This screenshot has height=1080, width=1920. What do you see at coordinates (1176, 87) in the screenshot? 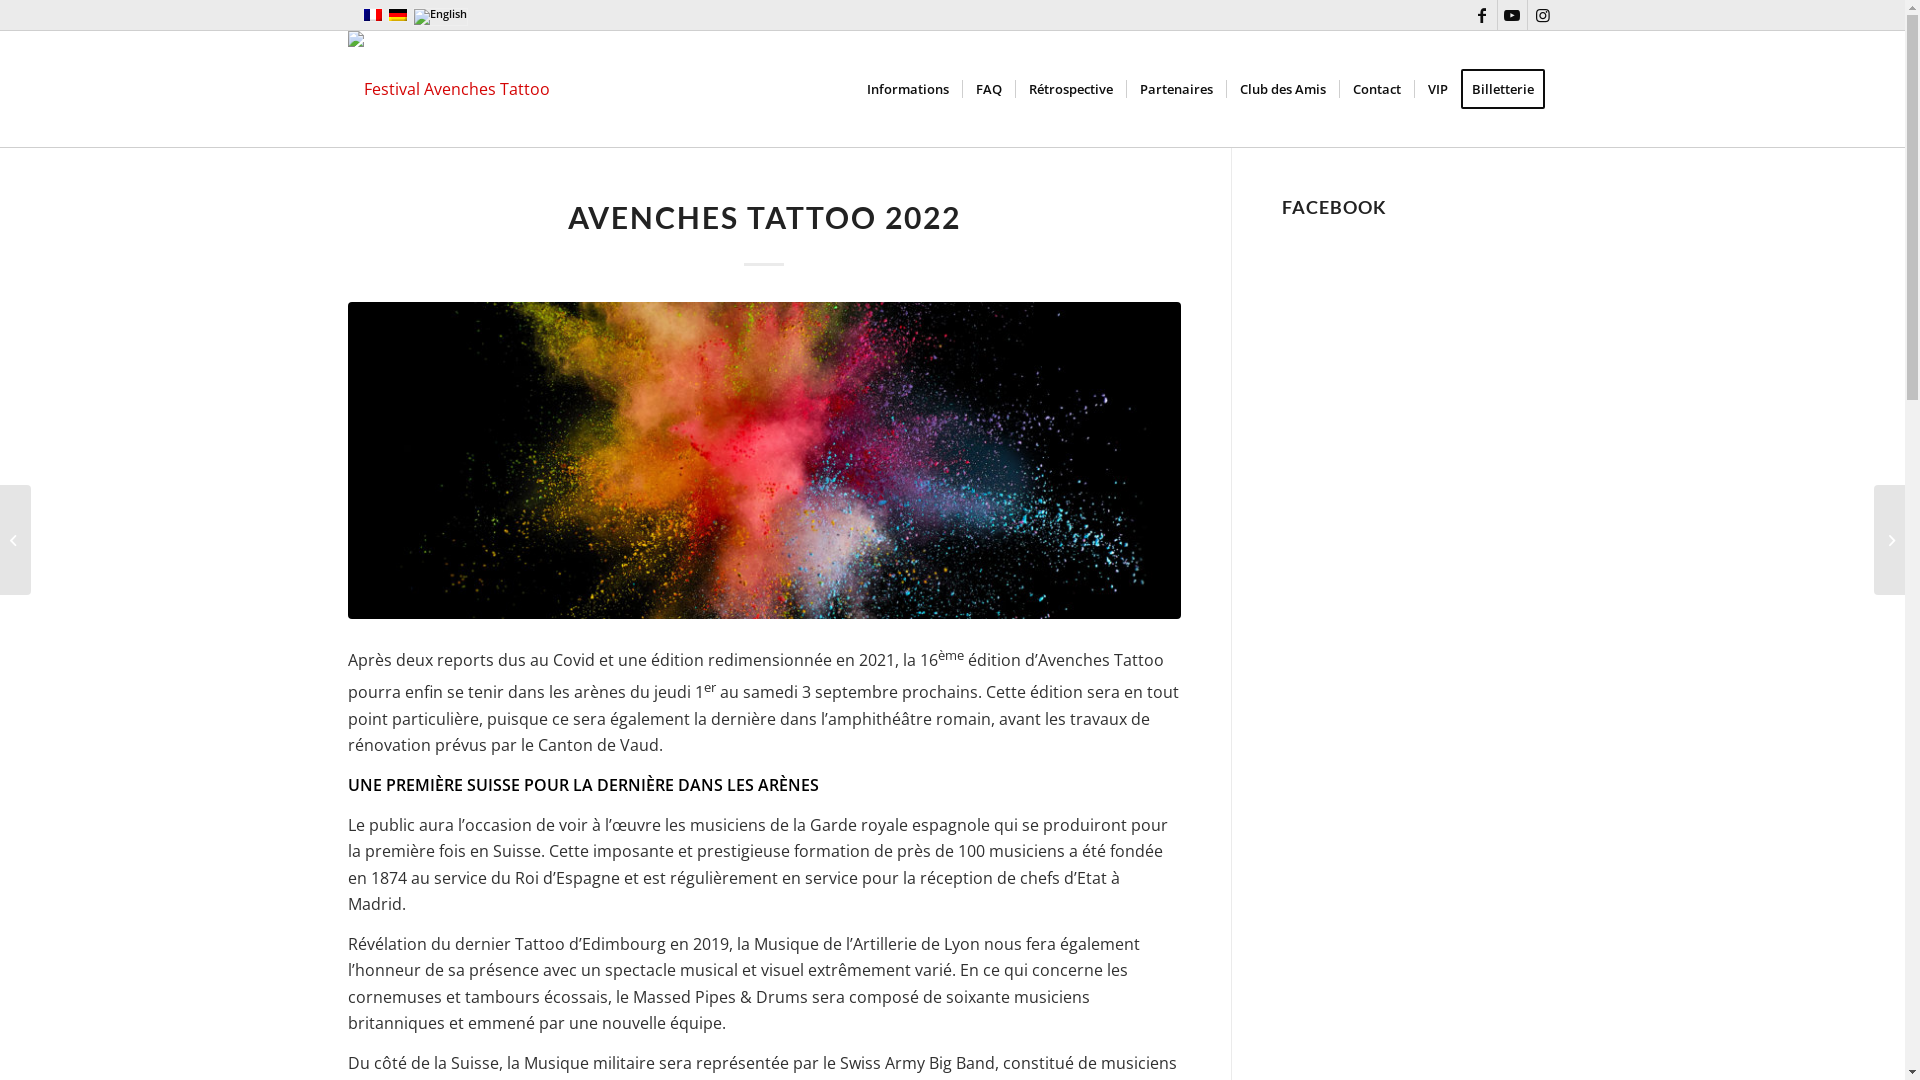
I see `'Partenaires'` at bounding box center [1176, 87].